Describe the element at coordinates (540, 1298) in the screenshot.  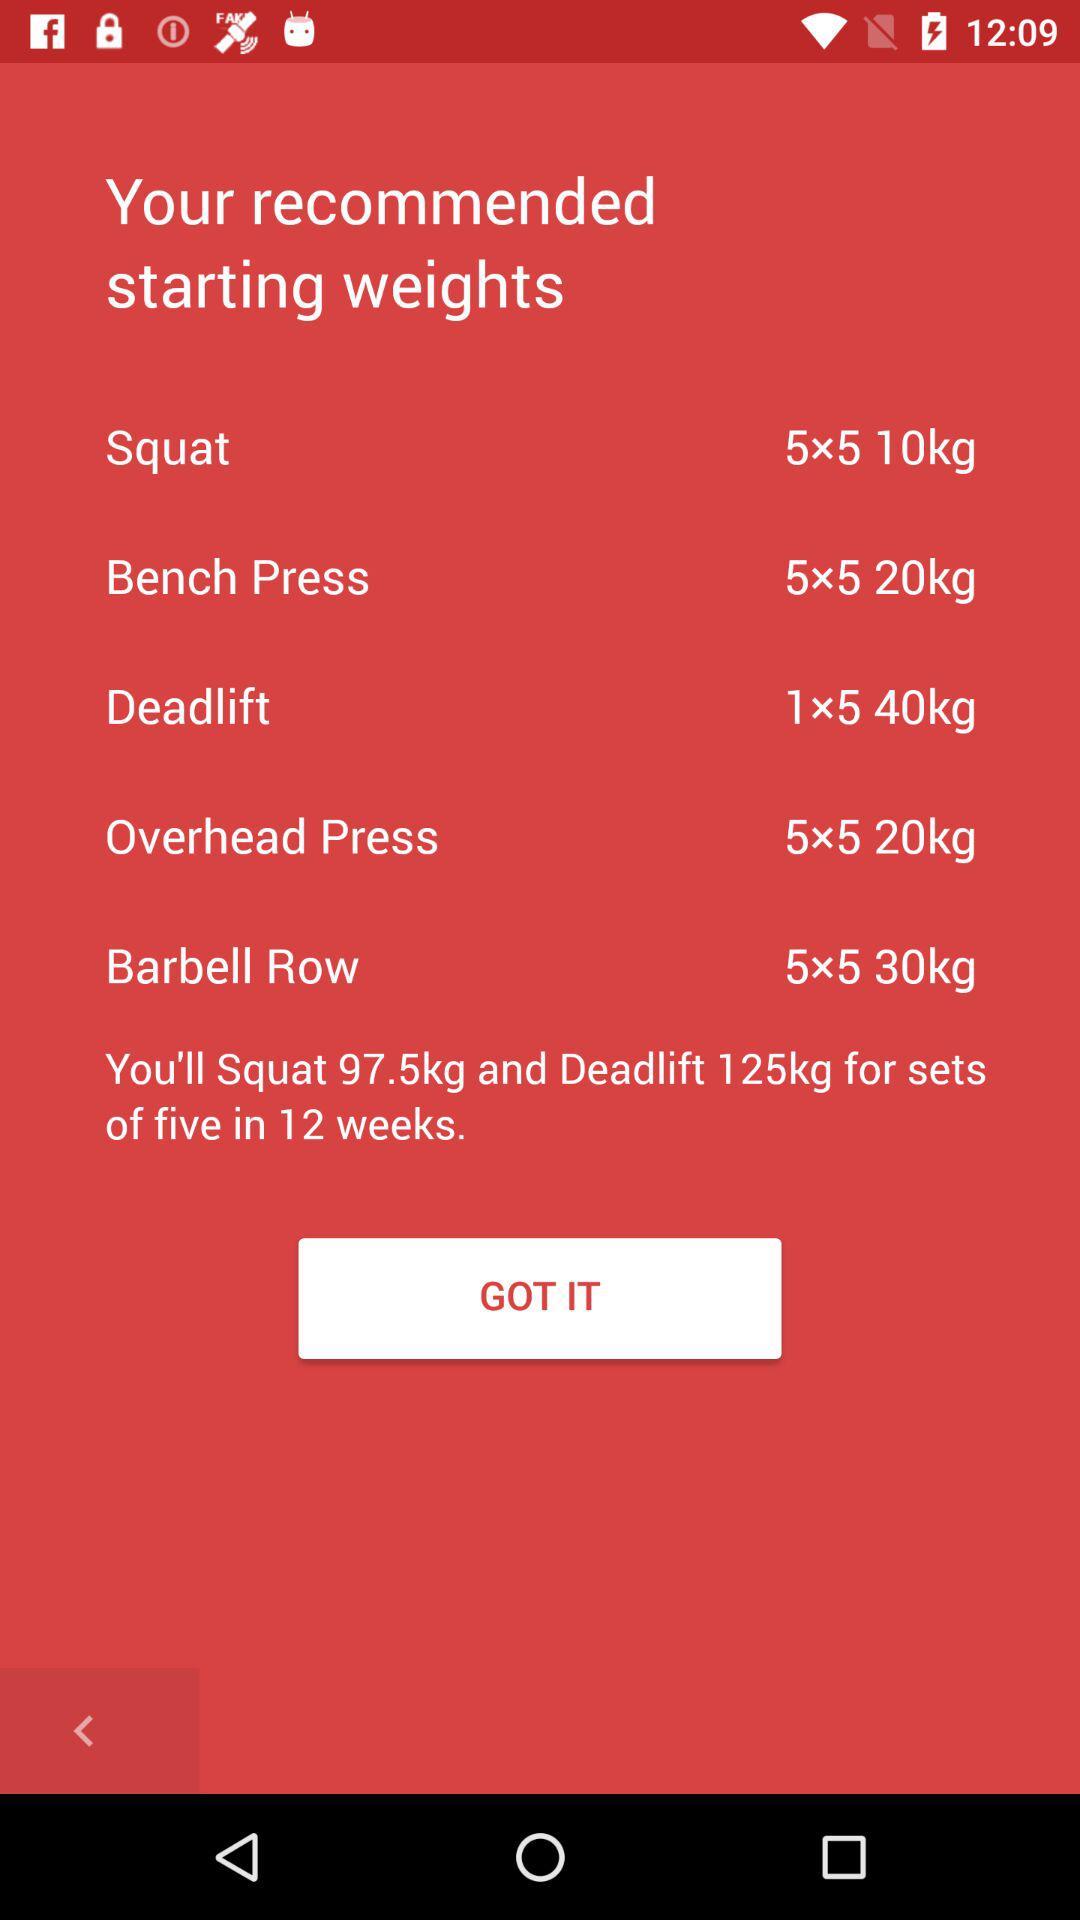
I see `the got it item` at that location.